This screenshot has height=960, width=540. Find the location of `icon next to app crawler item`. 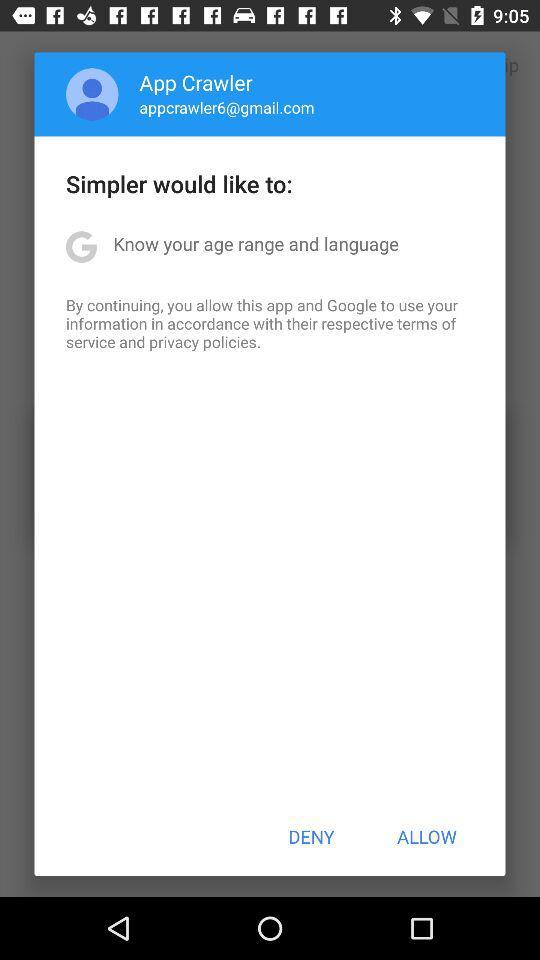

icon next to app crawler item is located at coordinates (91, 94).